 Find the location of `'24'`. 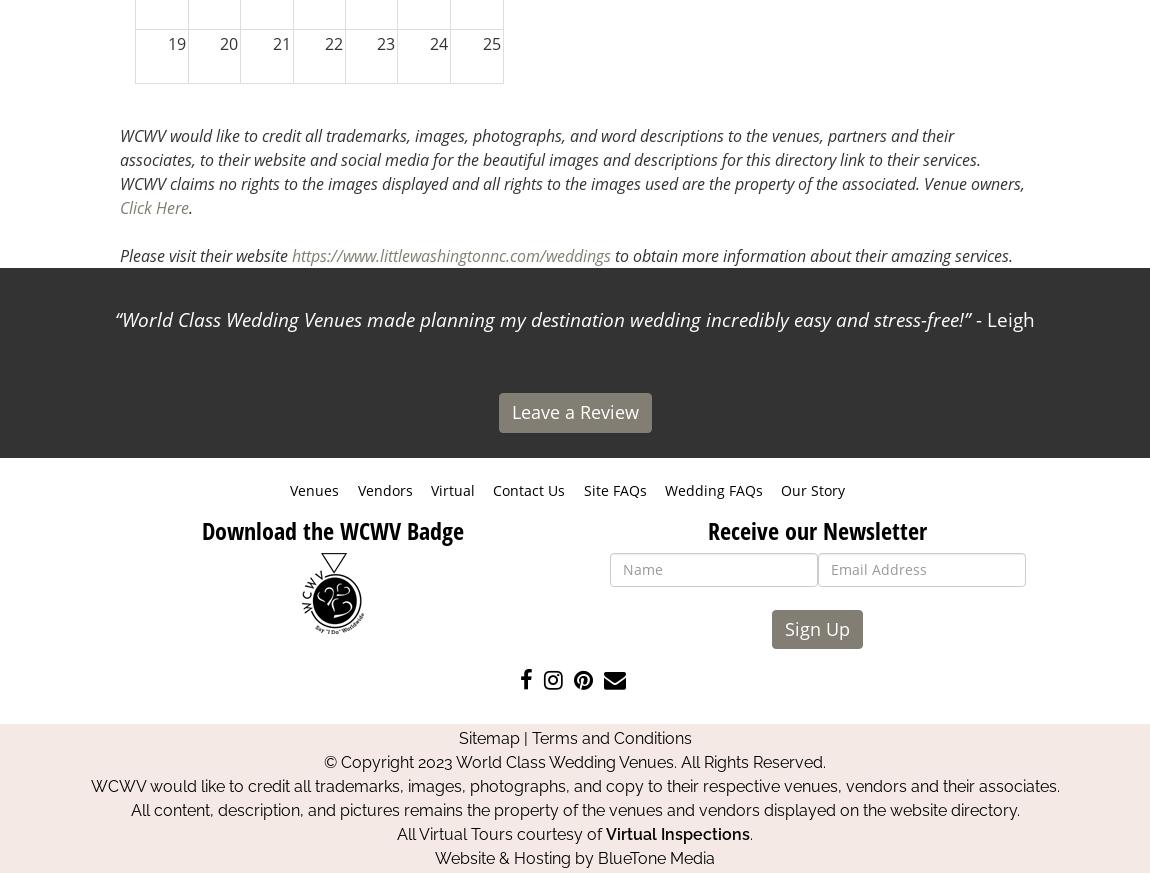

'24' is located at coordinates (438, 42).